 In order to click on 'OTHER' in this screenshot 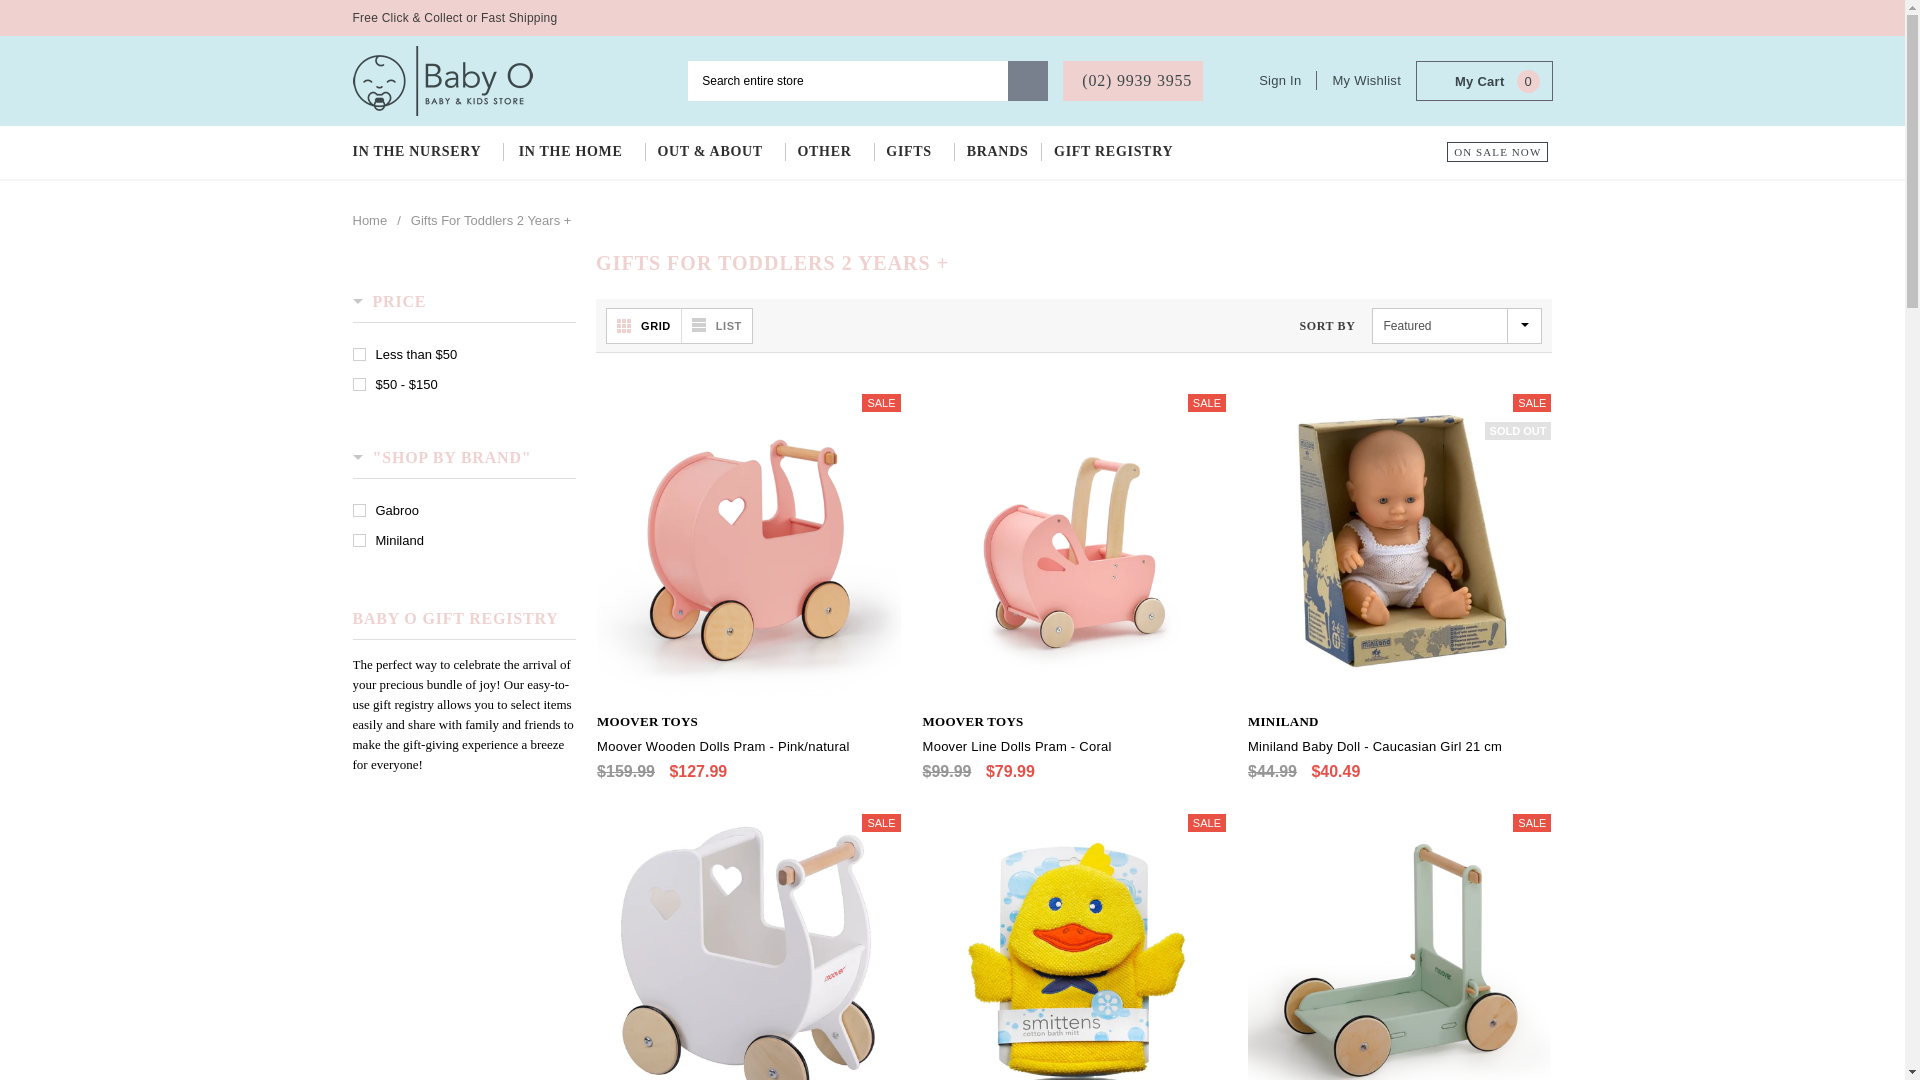, I will do `click(828, 151)`.